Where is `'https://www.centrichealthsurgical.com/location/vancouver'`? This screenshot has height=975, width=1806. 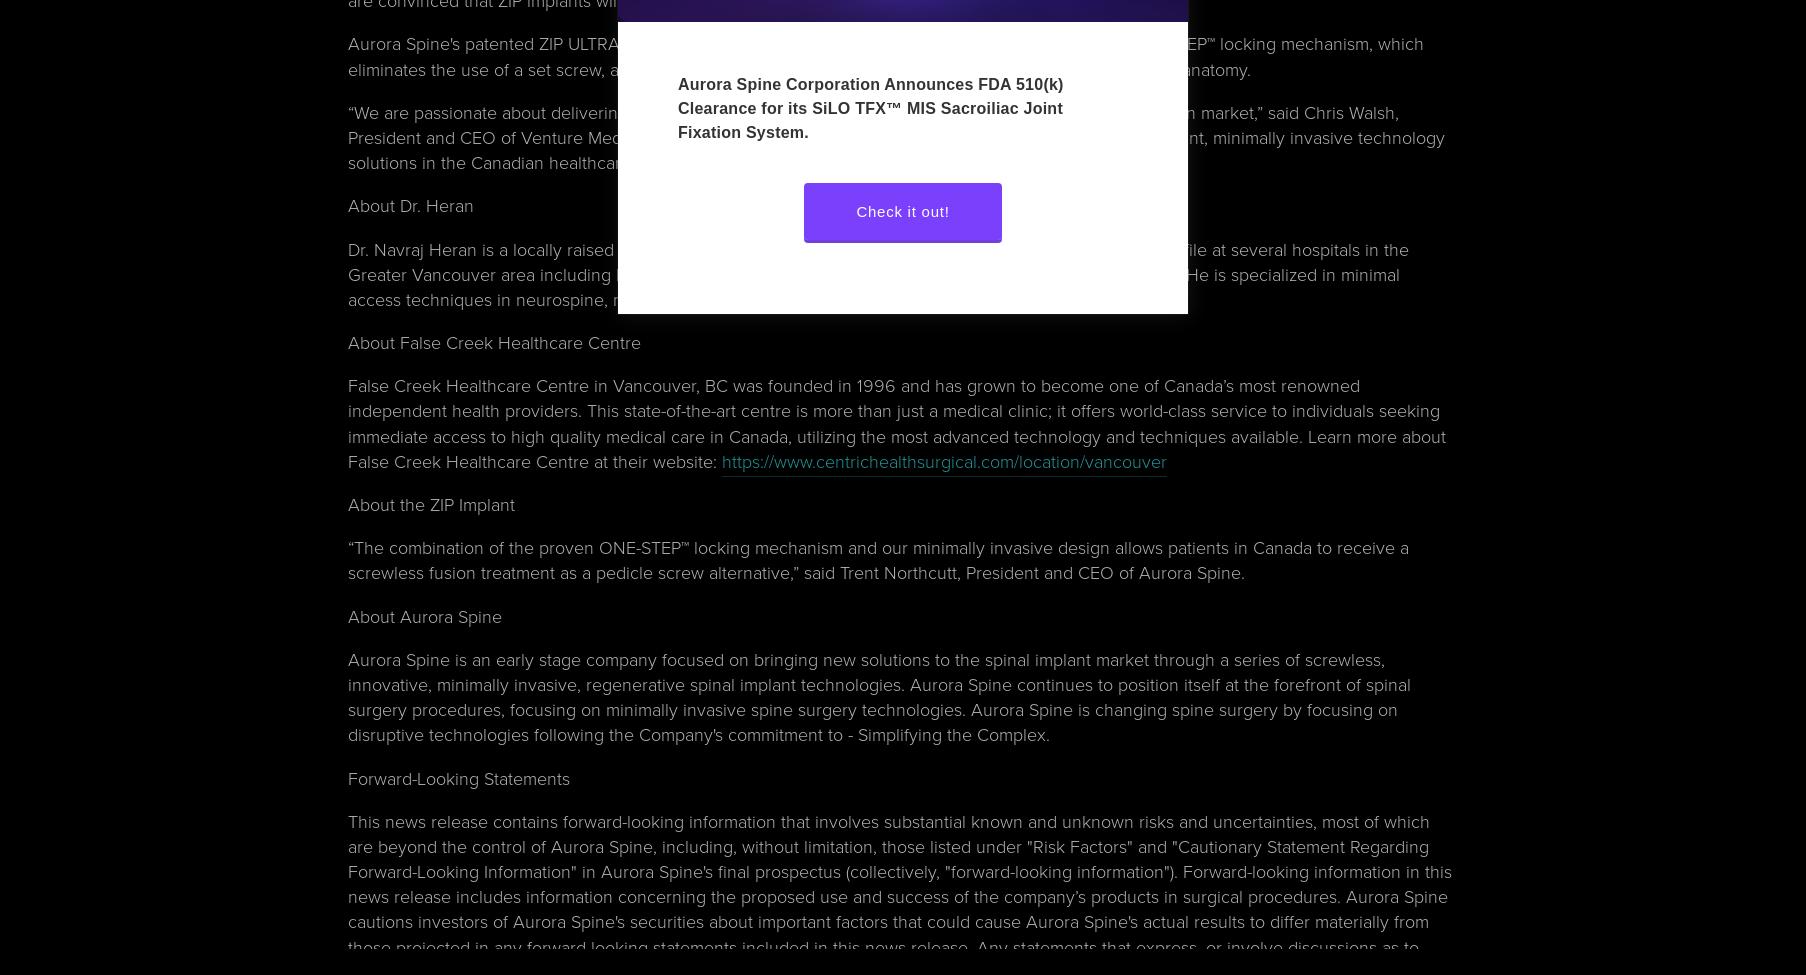 'https://www.centrichealthsurgical.com/location/vancouver' is located at coordinates (943, 460).